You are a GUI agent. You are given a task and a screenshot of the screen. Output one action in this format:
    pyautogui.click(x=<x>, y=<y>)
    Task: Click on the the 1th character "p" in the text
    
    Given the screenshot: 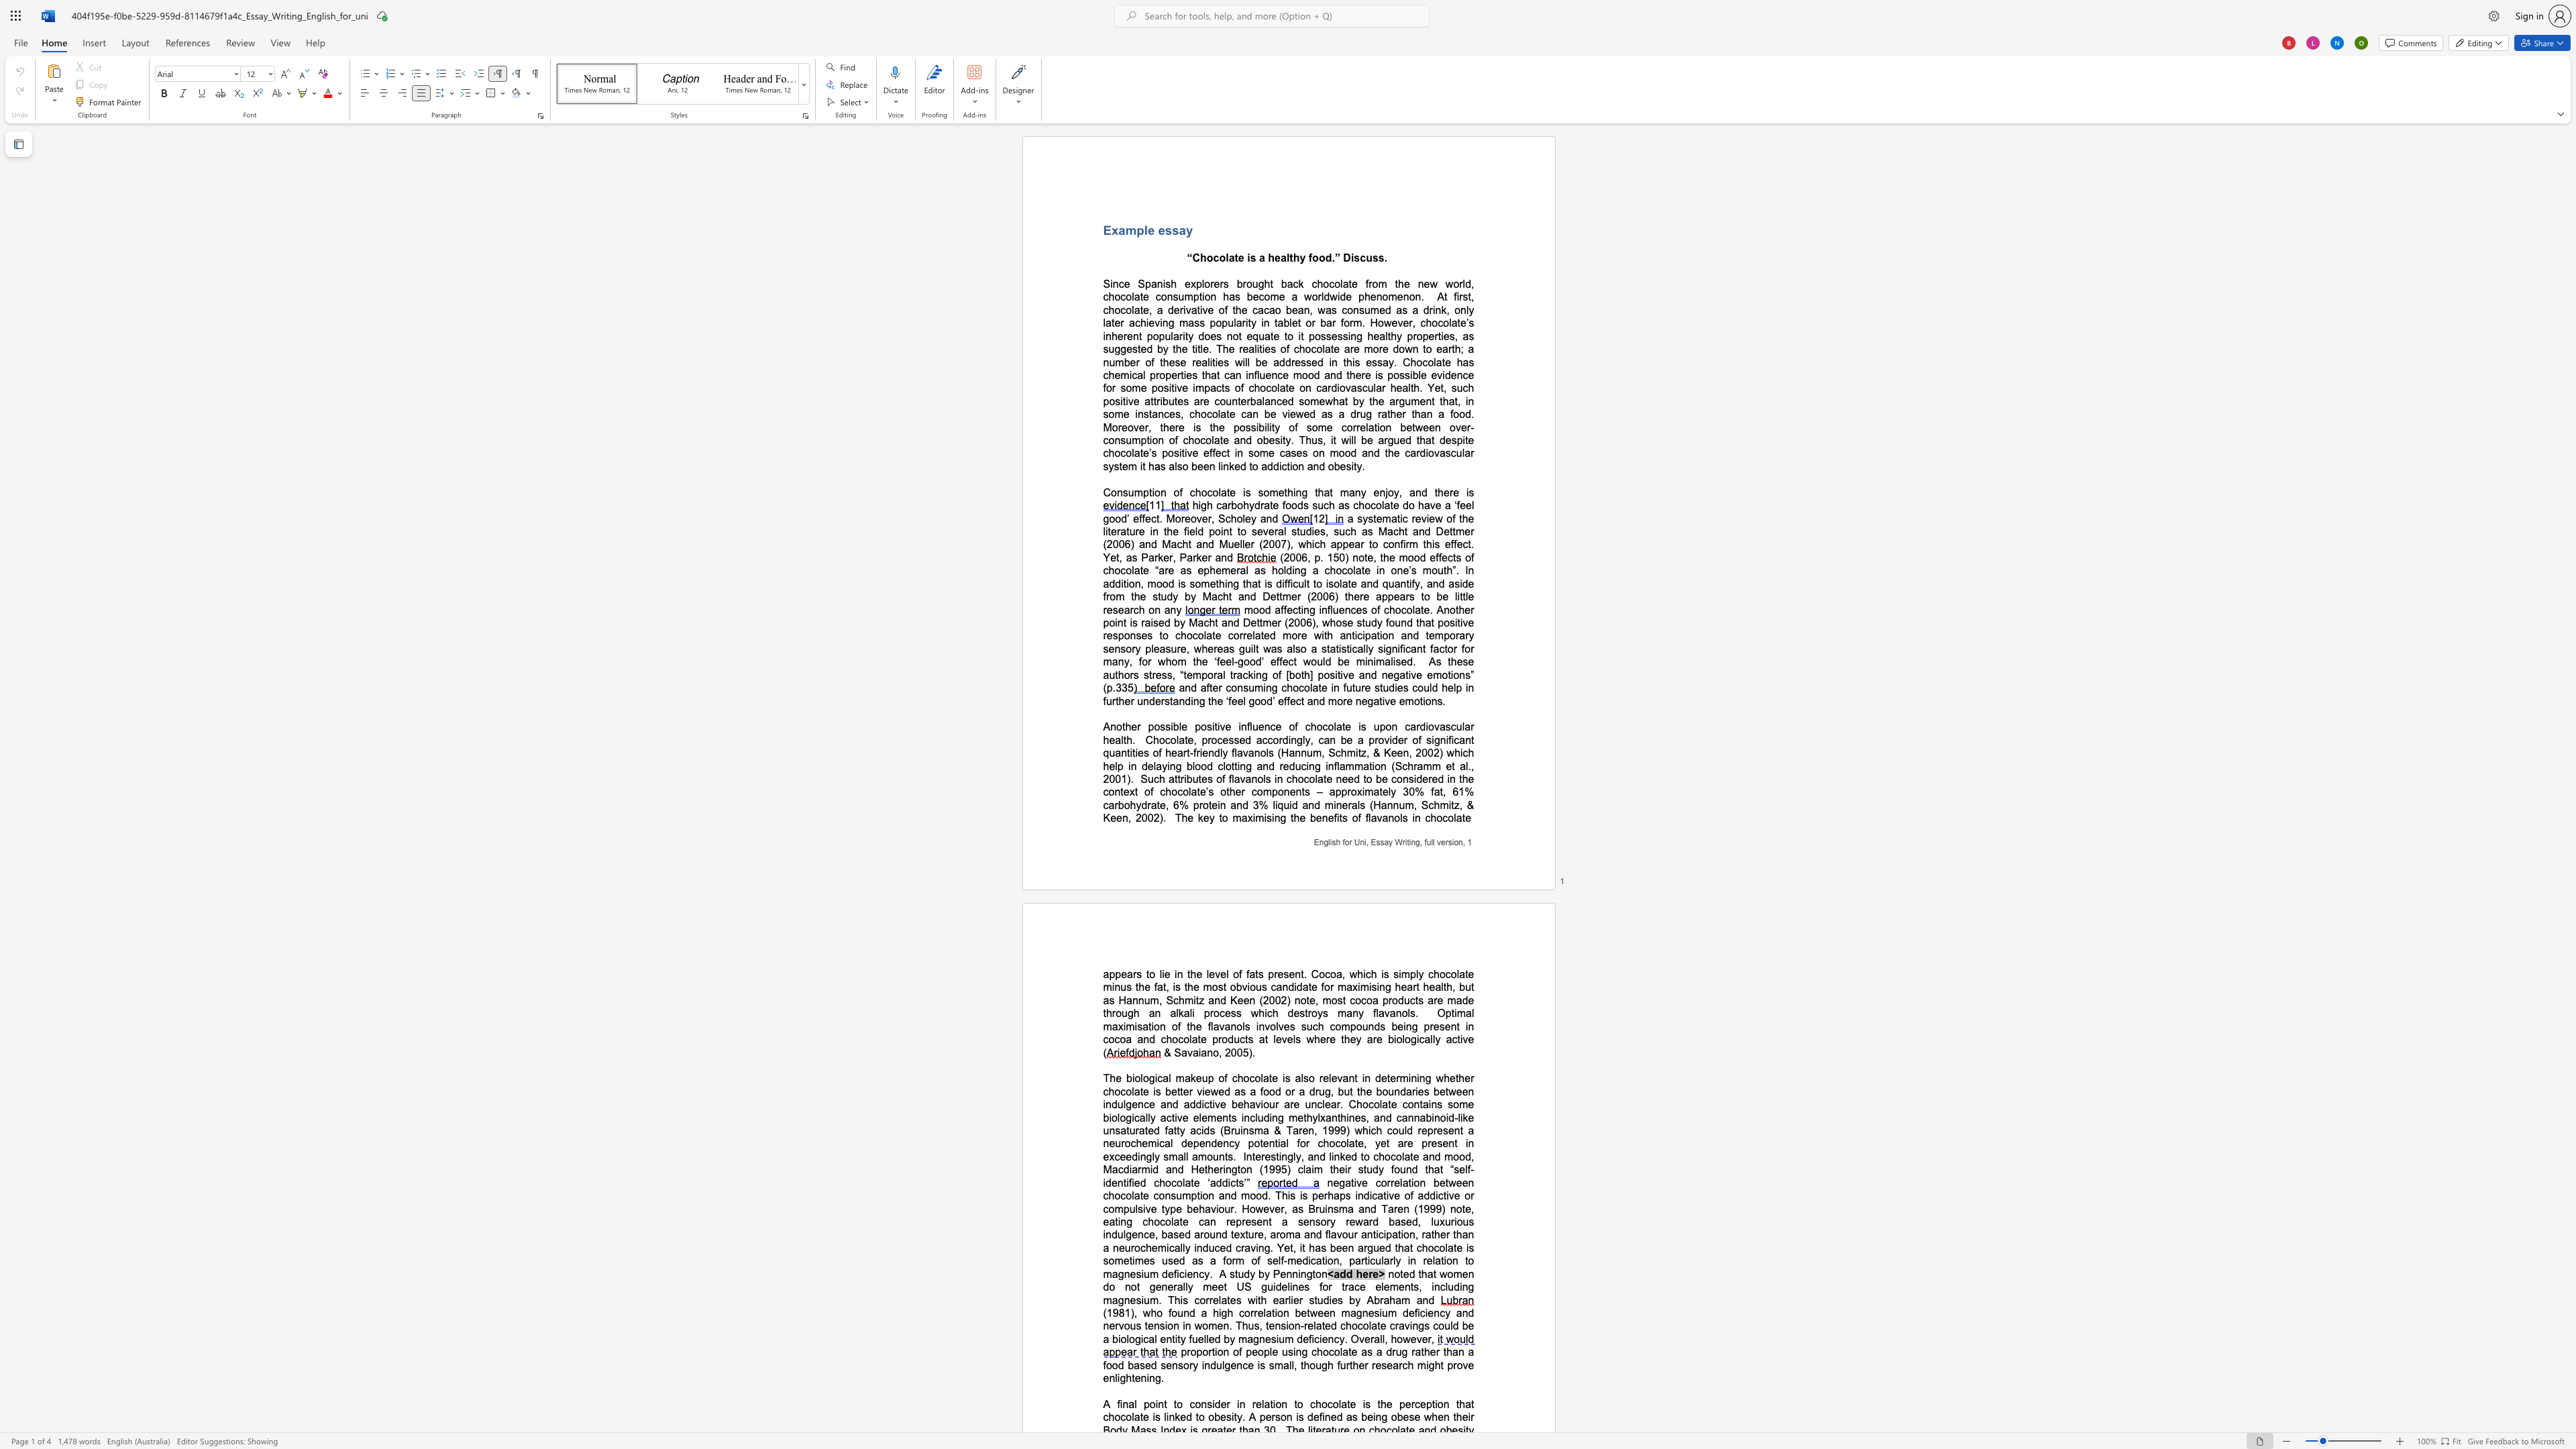 What is the action you would take?
    pyautogui.click(x=1138, y=229)
    